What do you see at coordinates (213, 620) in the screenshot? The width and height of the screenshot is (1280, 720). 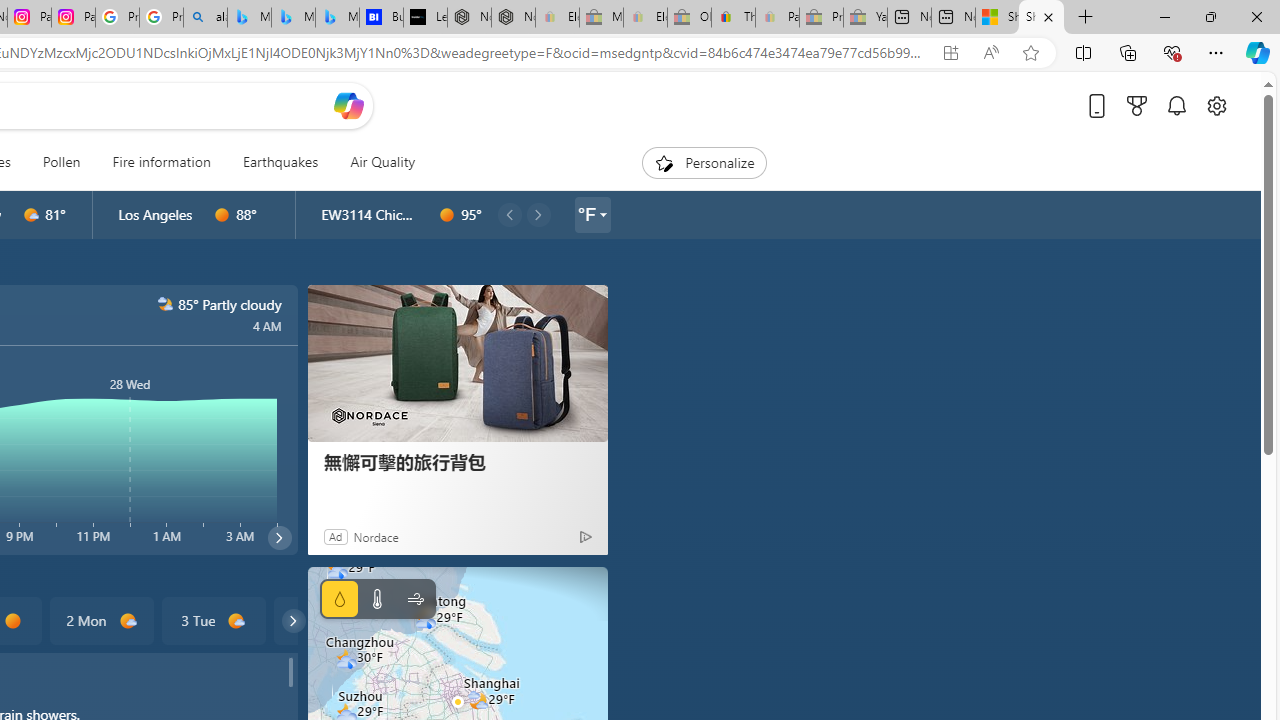 I see `'3 Tue d1000'` at bounding box center [213, 620].